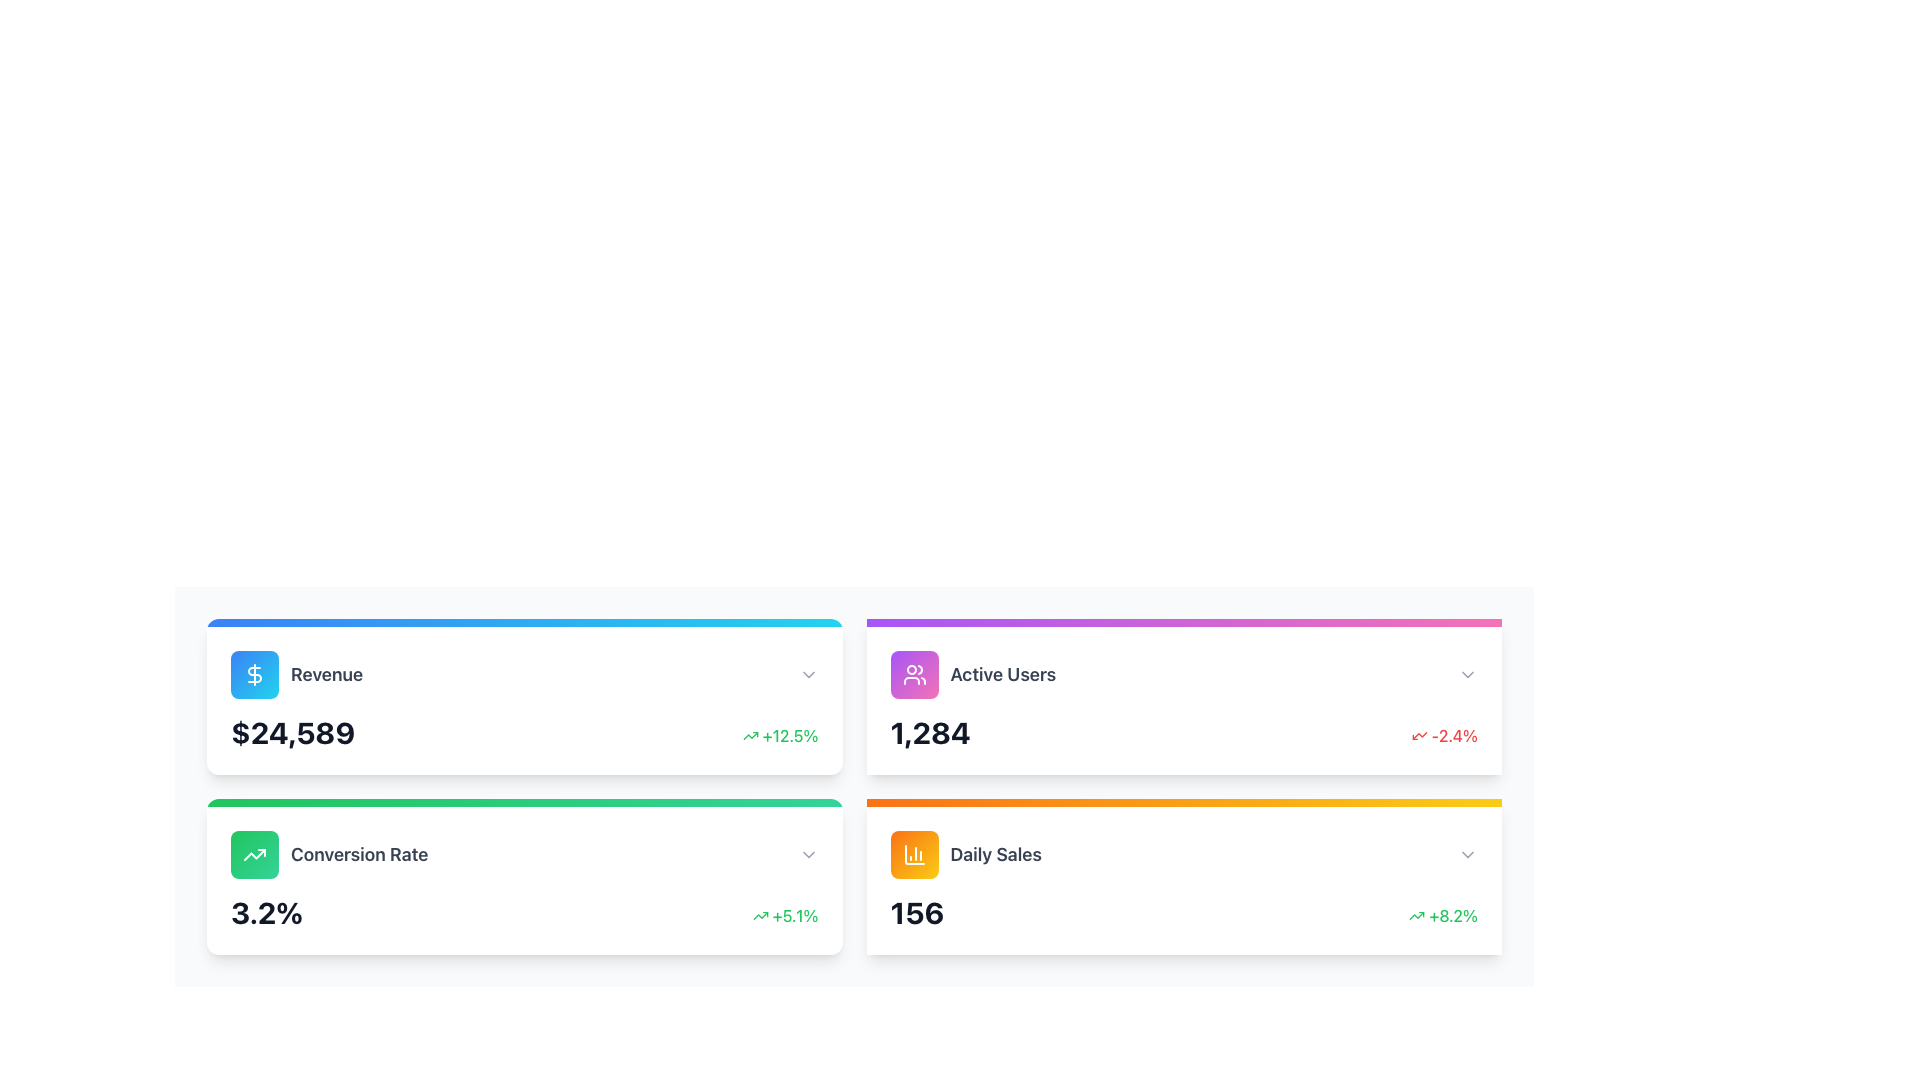 The image size is (1920, 1080). What do you see at coordinates (1468, 675) in the screenshot?
I see `the chevron icon in the upper-right corner of the 'Active Users' panel` at bounding box center [1468, 675].